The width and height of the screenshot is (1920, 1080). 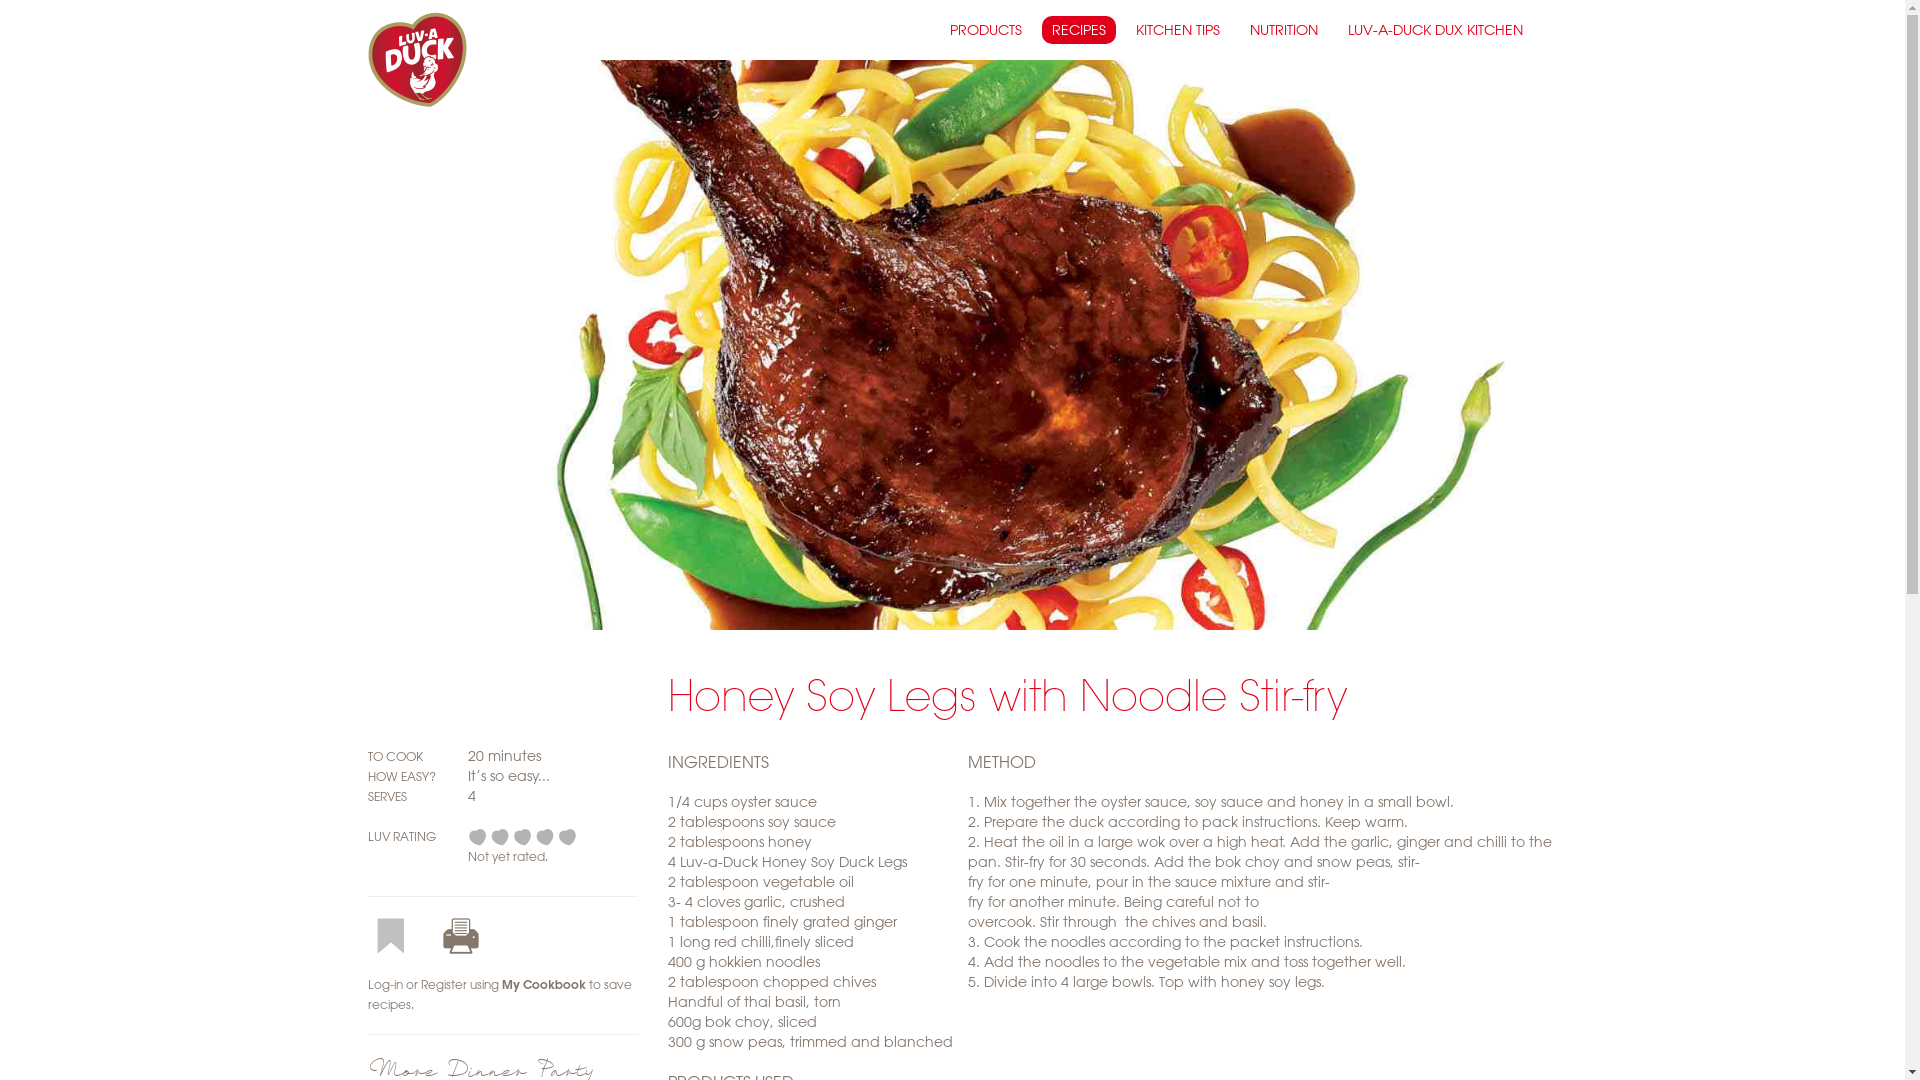 I want to click on 'NUTRITION', so click(x=1238, y=30).